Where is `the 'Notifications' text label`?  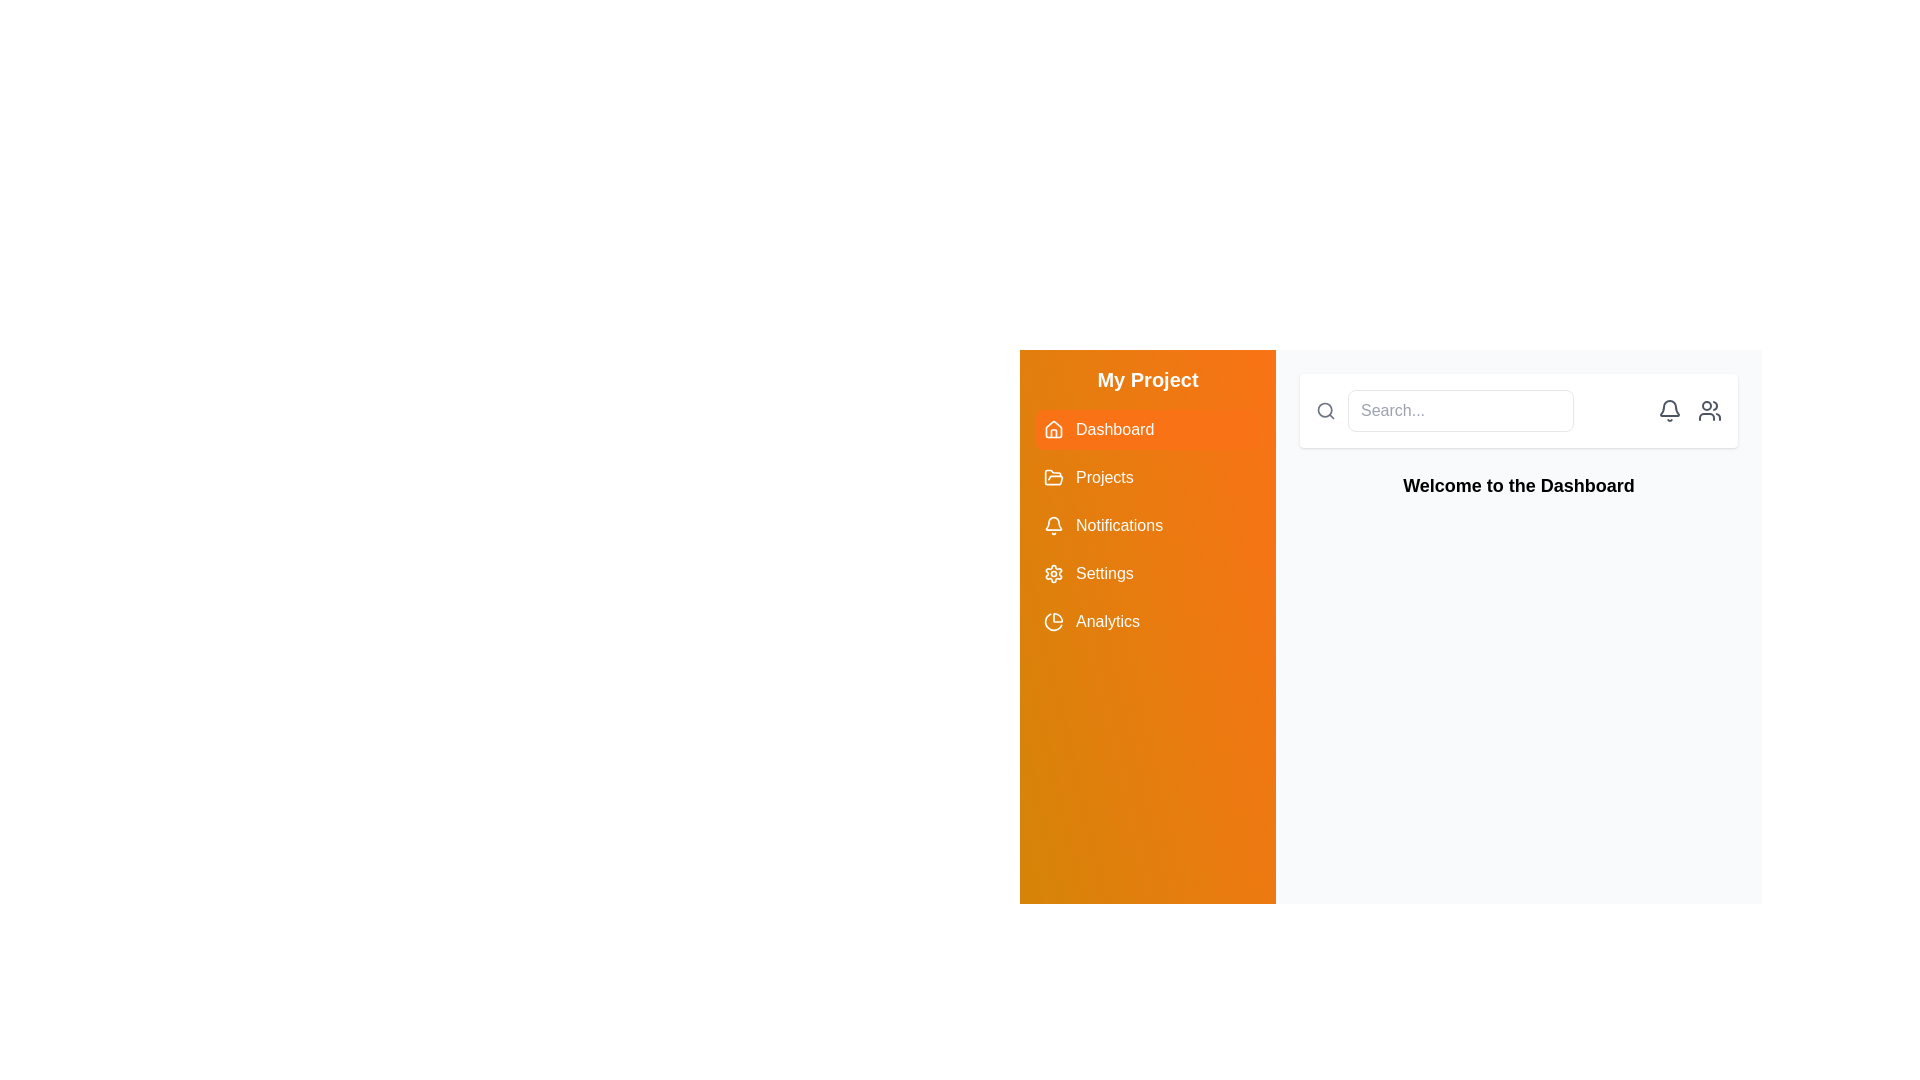
the 'Notifications' text label is located at coordinates (1118, 524).